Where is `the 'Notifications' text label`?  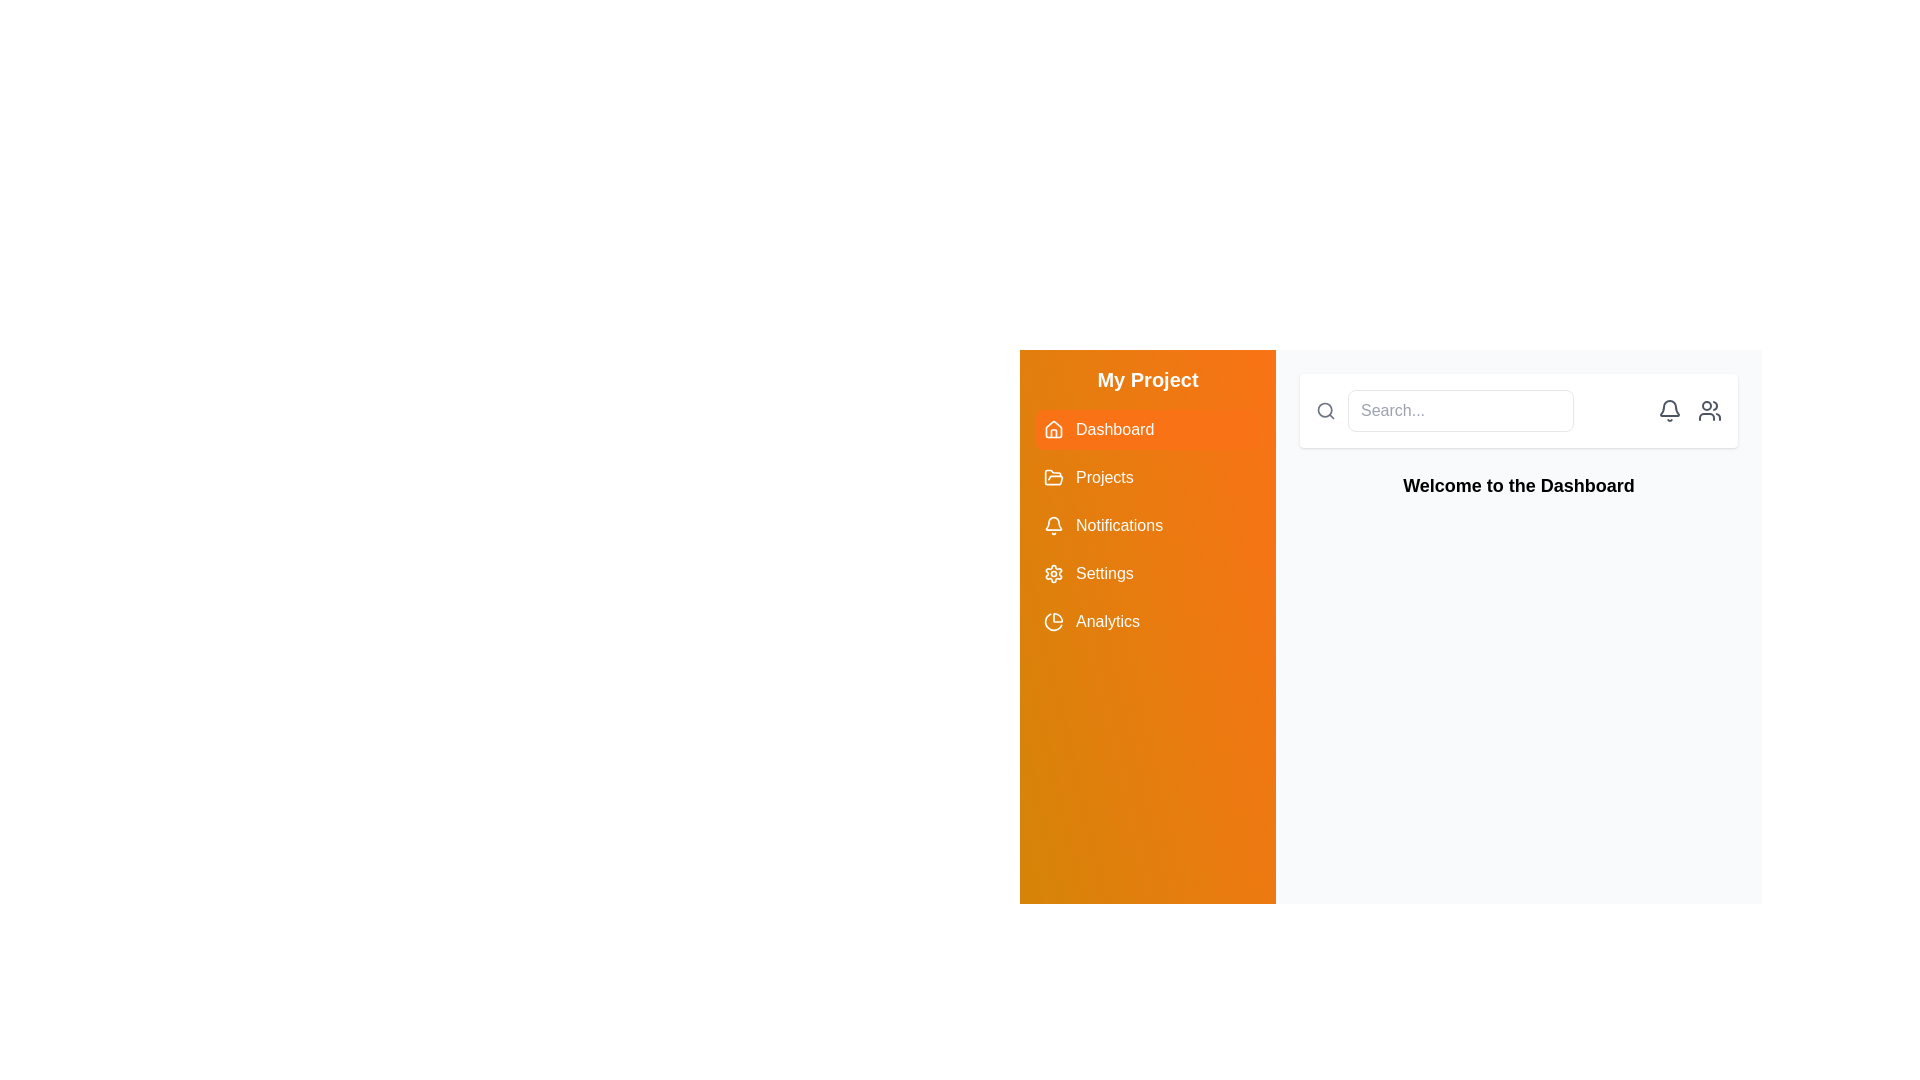
the 'Notifications' text label is located at coordinates (1118, 524).